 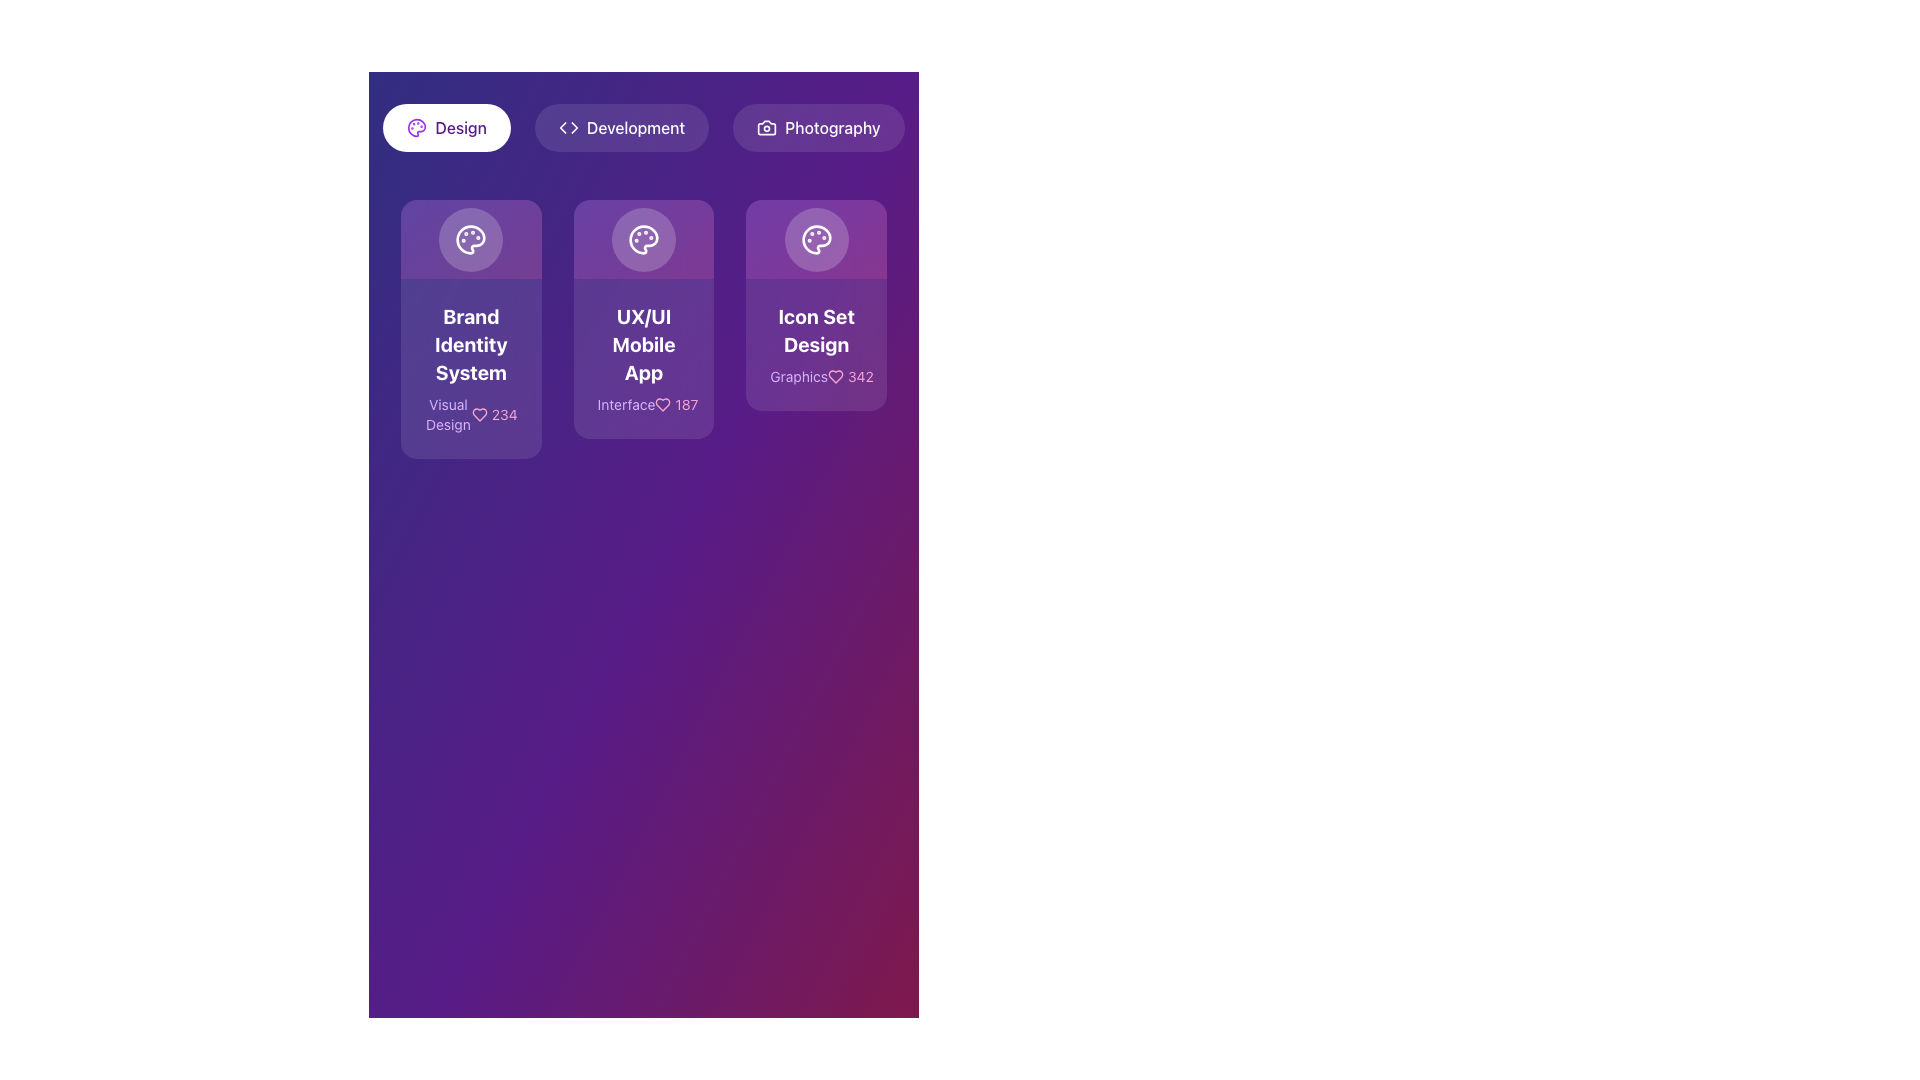 What do you see at coordinates (766, 127) in the screenshot?
I see `the camera icon in the navigation bar` at bounding box center [766, 127].